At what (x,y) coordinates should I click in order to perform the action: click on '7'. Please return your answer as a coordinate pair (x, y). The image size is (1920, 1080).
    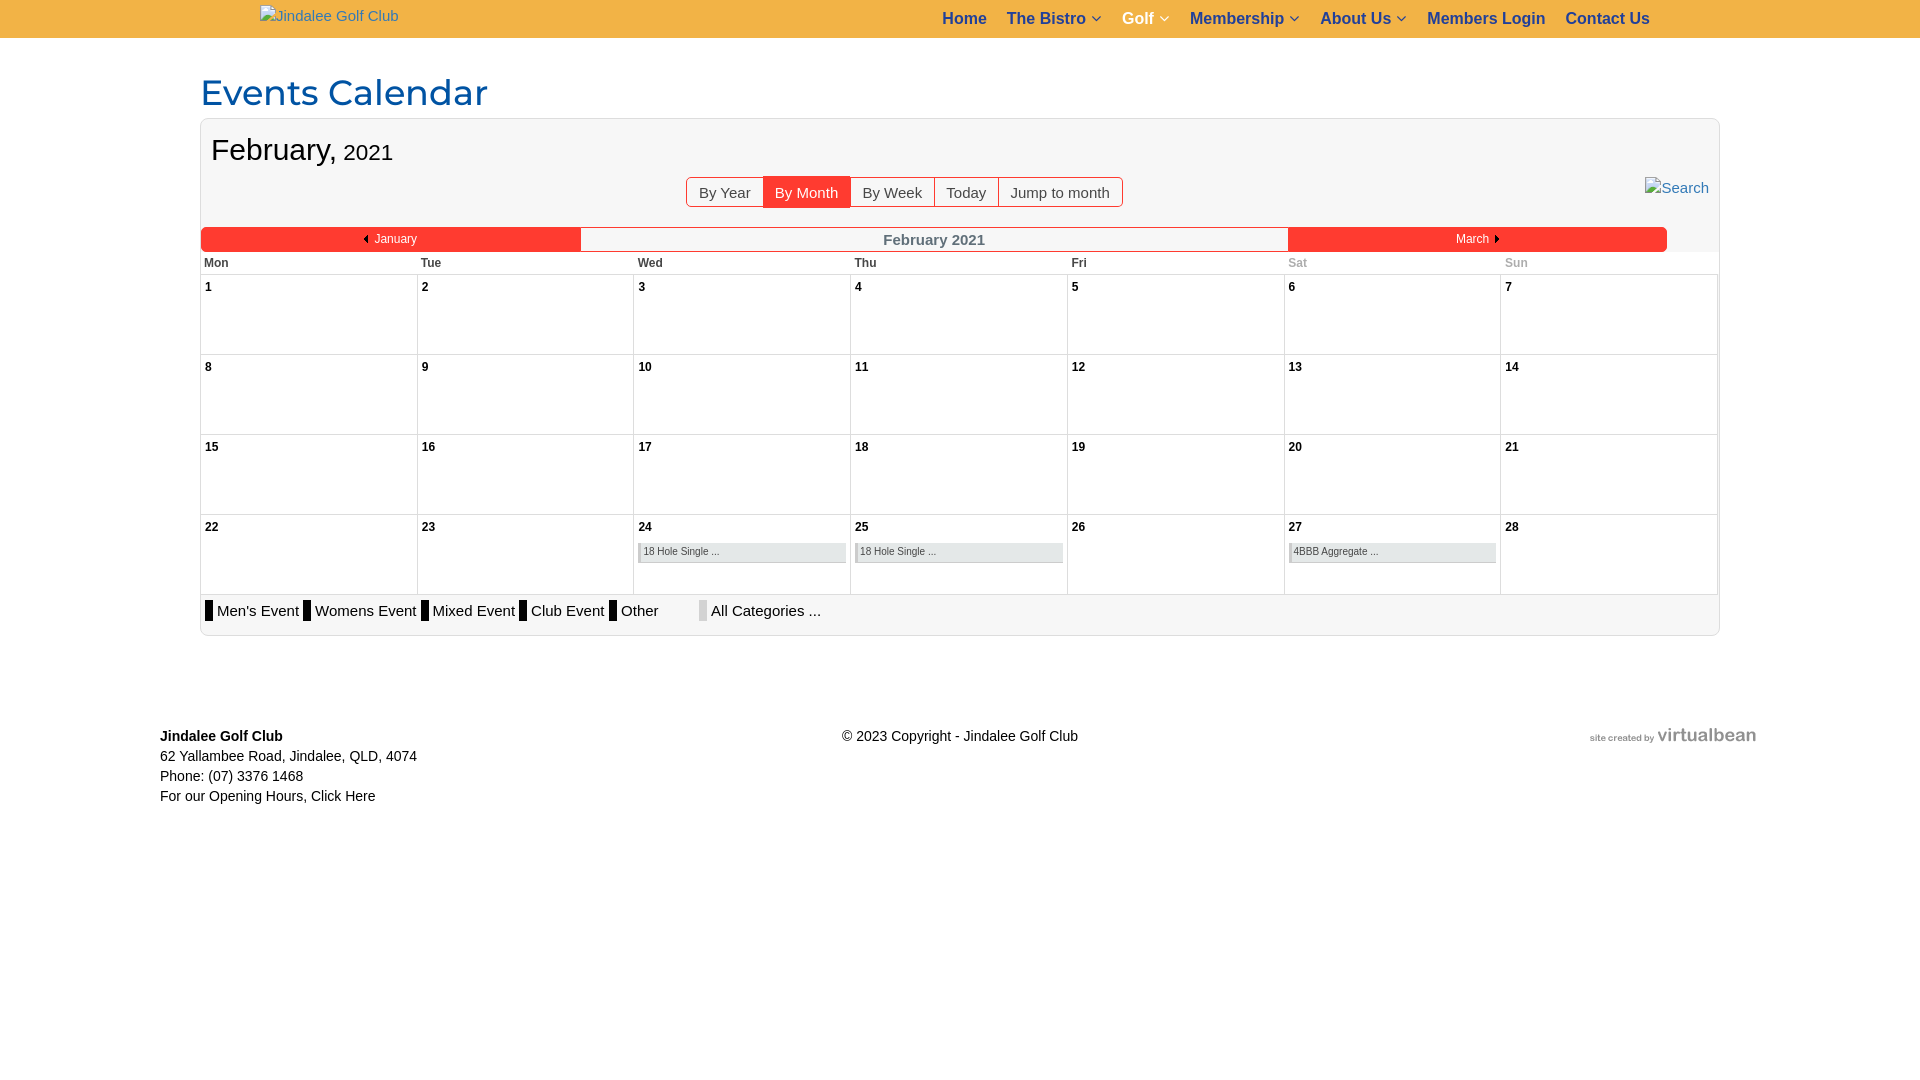
    Looking at the image, I should click on (1508, 286).